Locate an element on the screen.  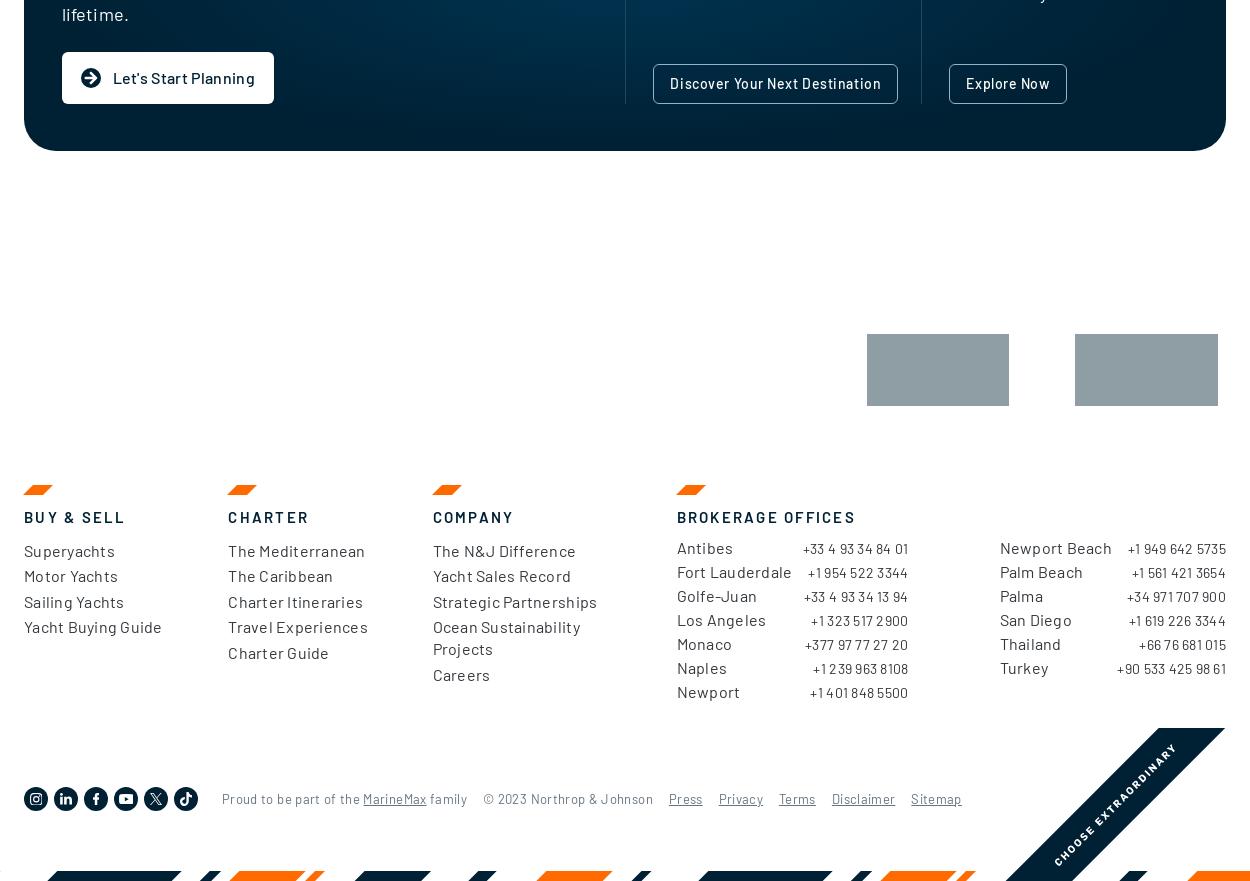
'Let's Start Planning' is located at coordinates (183, 76).